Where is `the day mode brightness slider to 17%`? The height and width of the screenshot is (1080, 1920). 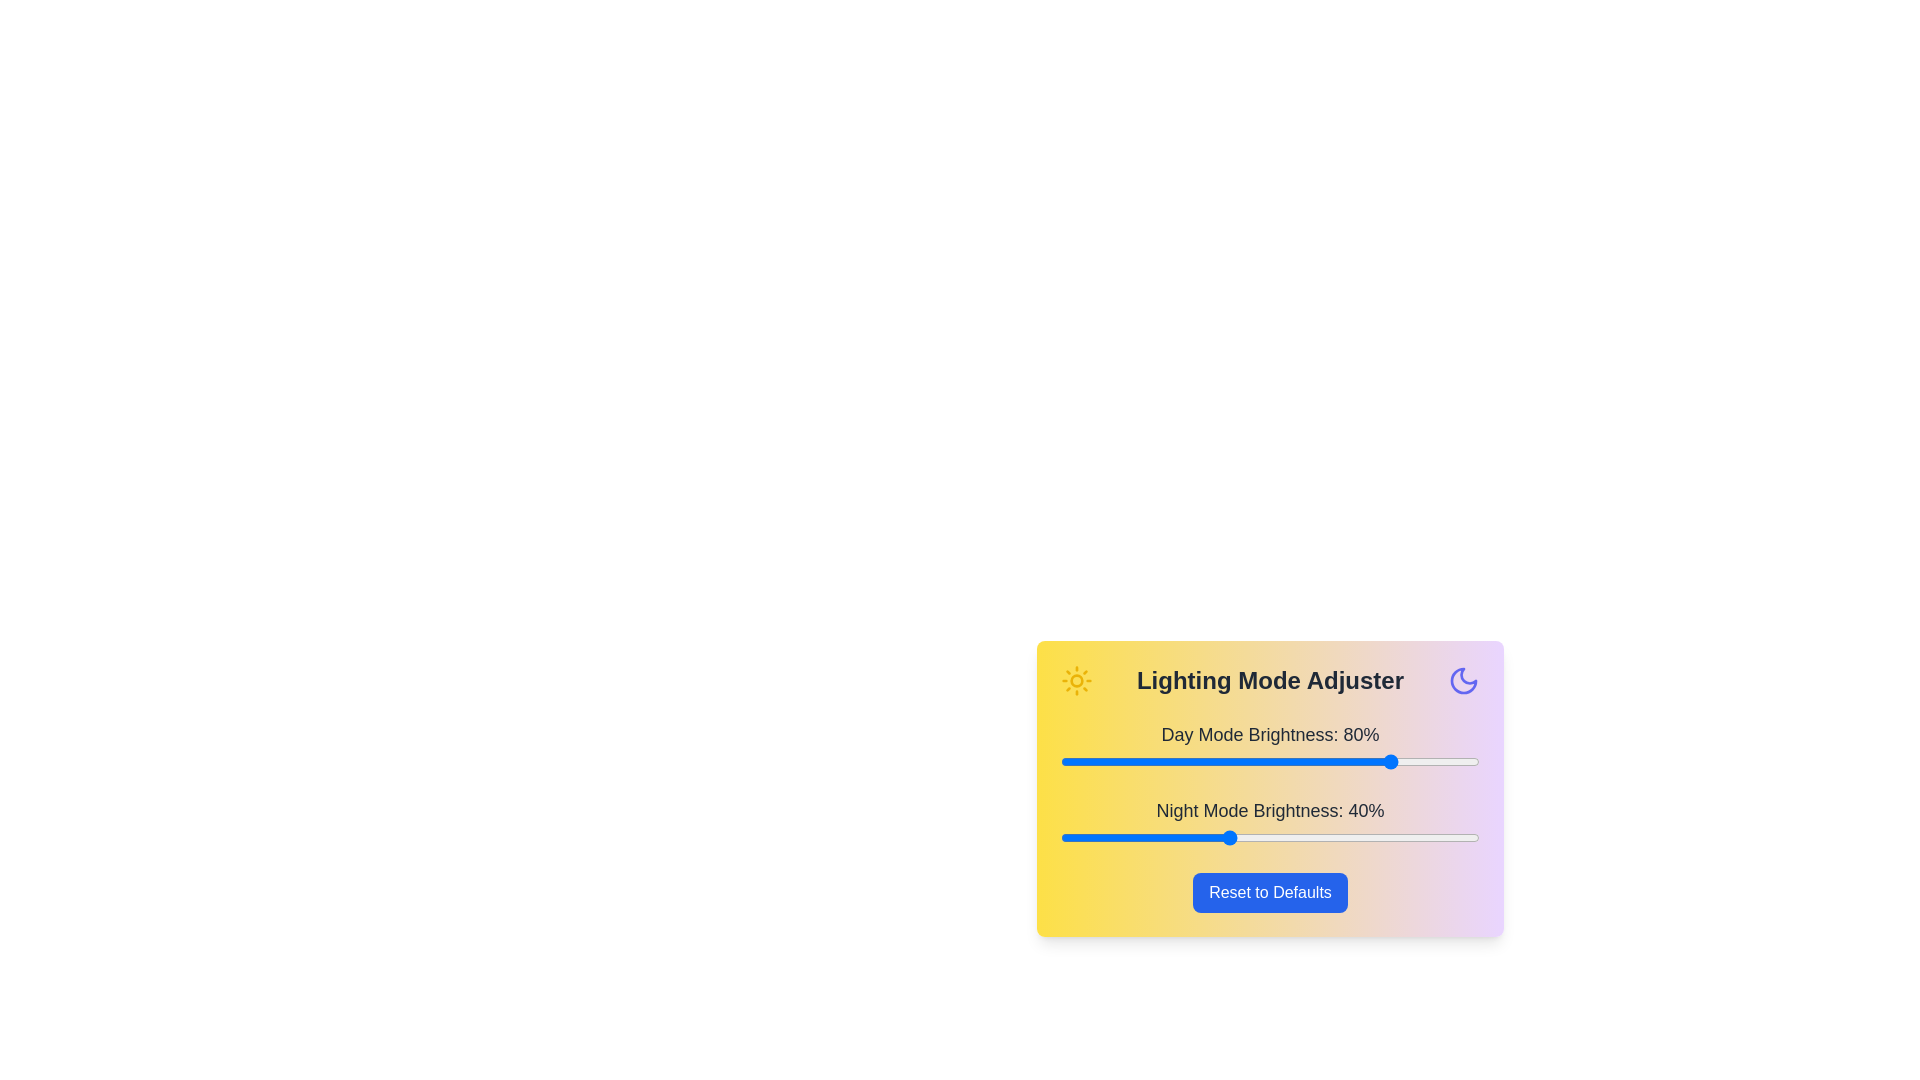 the day mode brightness slider to 17% is located at coordinates (1132, 762).